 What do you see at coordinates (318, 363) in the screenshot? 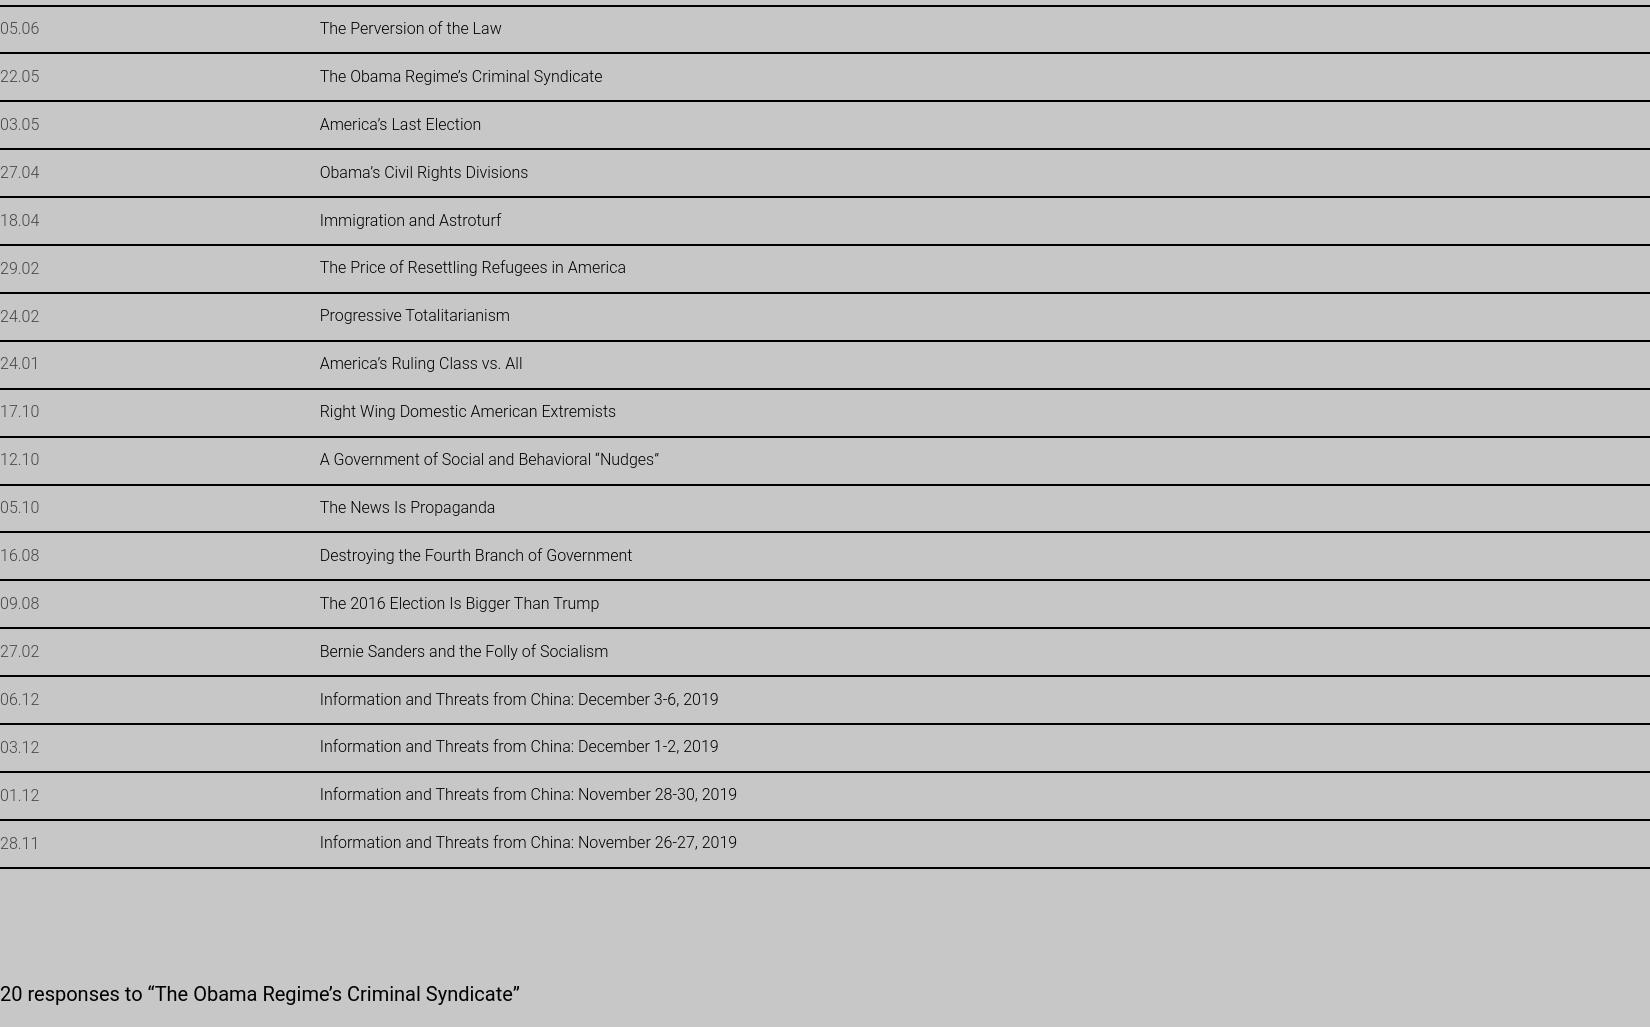
I see `'America’s Ruling Class vs. All'` at bounding box center [318, 363].